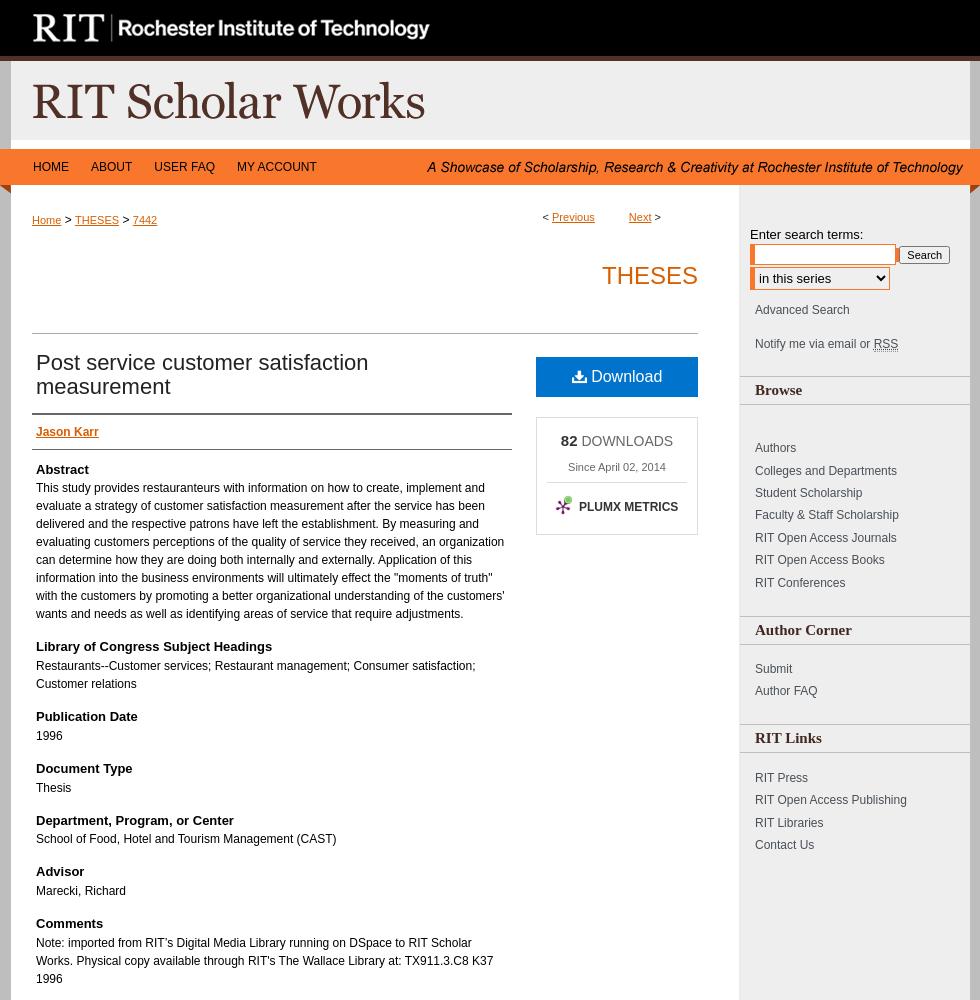 The height and width of the screenshot is (1000, 980). Describe the element at coordinates (830, 800) in the screenshot. I see `'RIT Open Access Publishing'` at that location.